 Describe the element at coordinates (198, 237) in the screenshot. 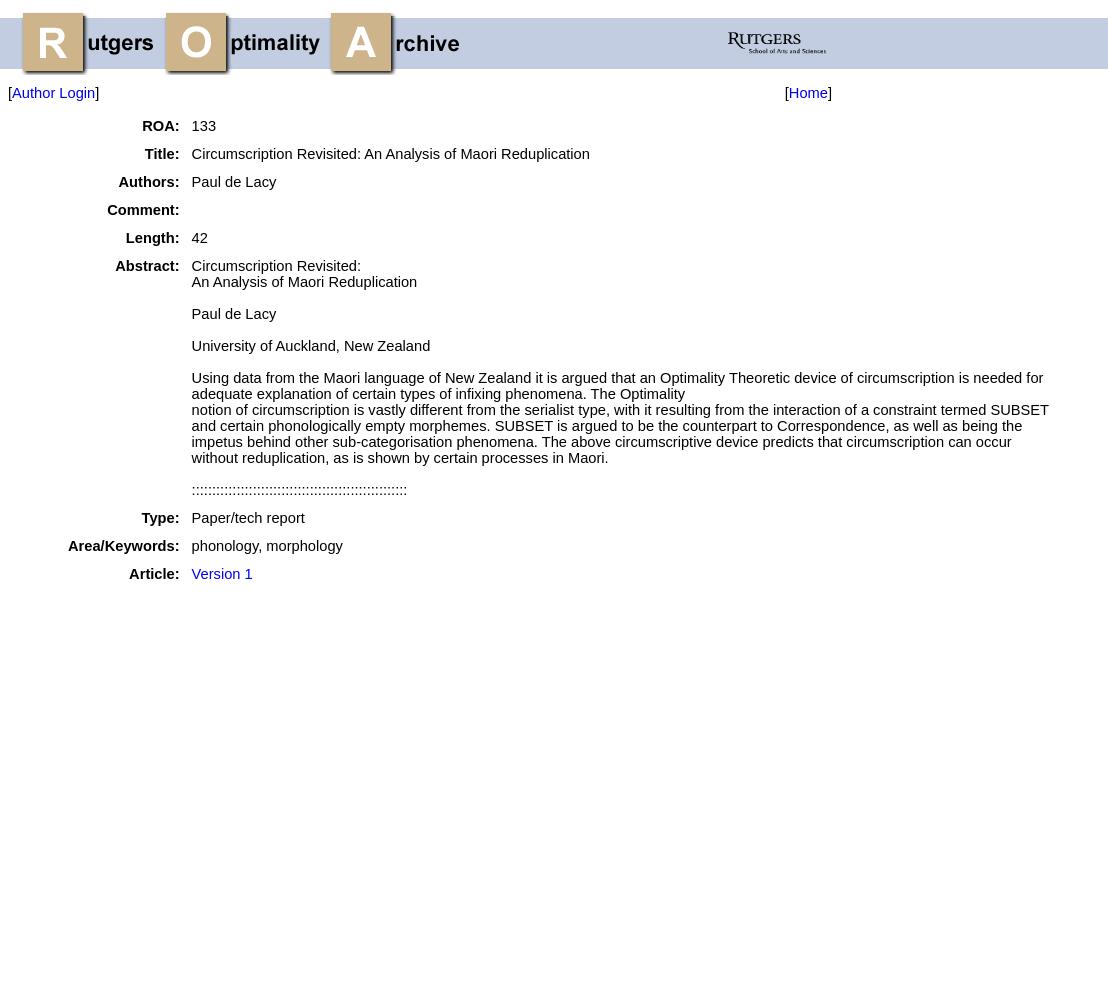

I see `'42'` at that location.